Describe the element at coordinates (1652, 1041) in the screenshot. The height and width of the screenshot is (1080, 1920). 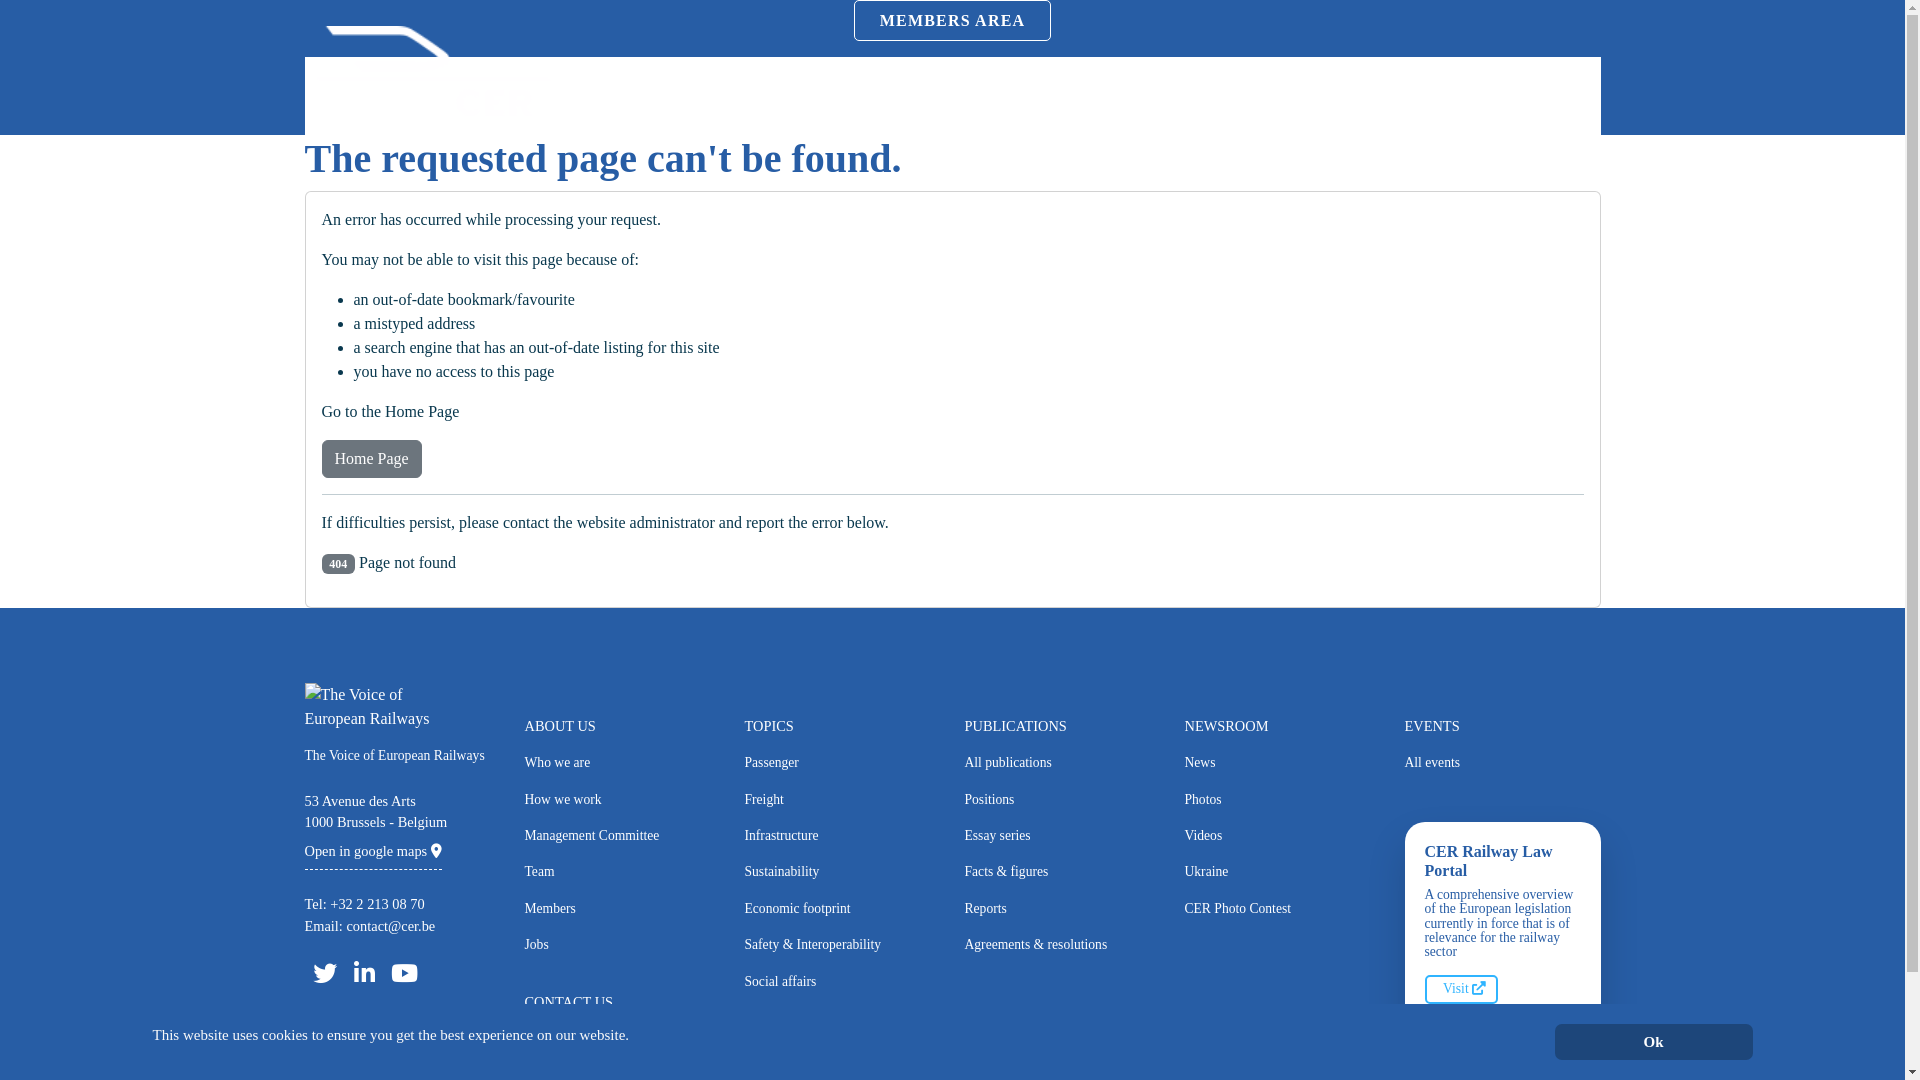
I see `'Ok'` at that location.